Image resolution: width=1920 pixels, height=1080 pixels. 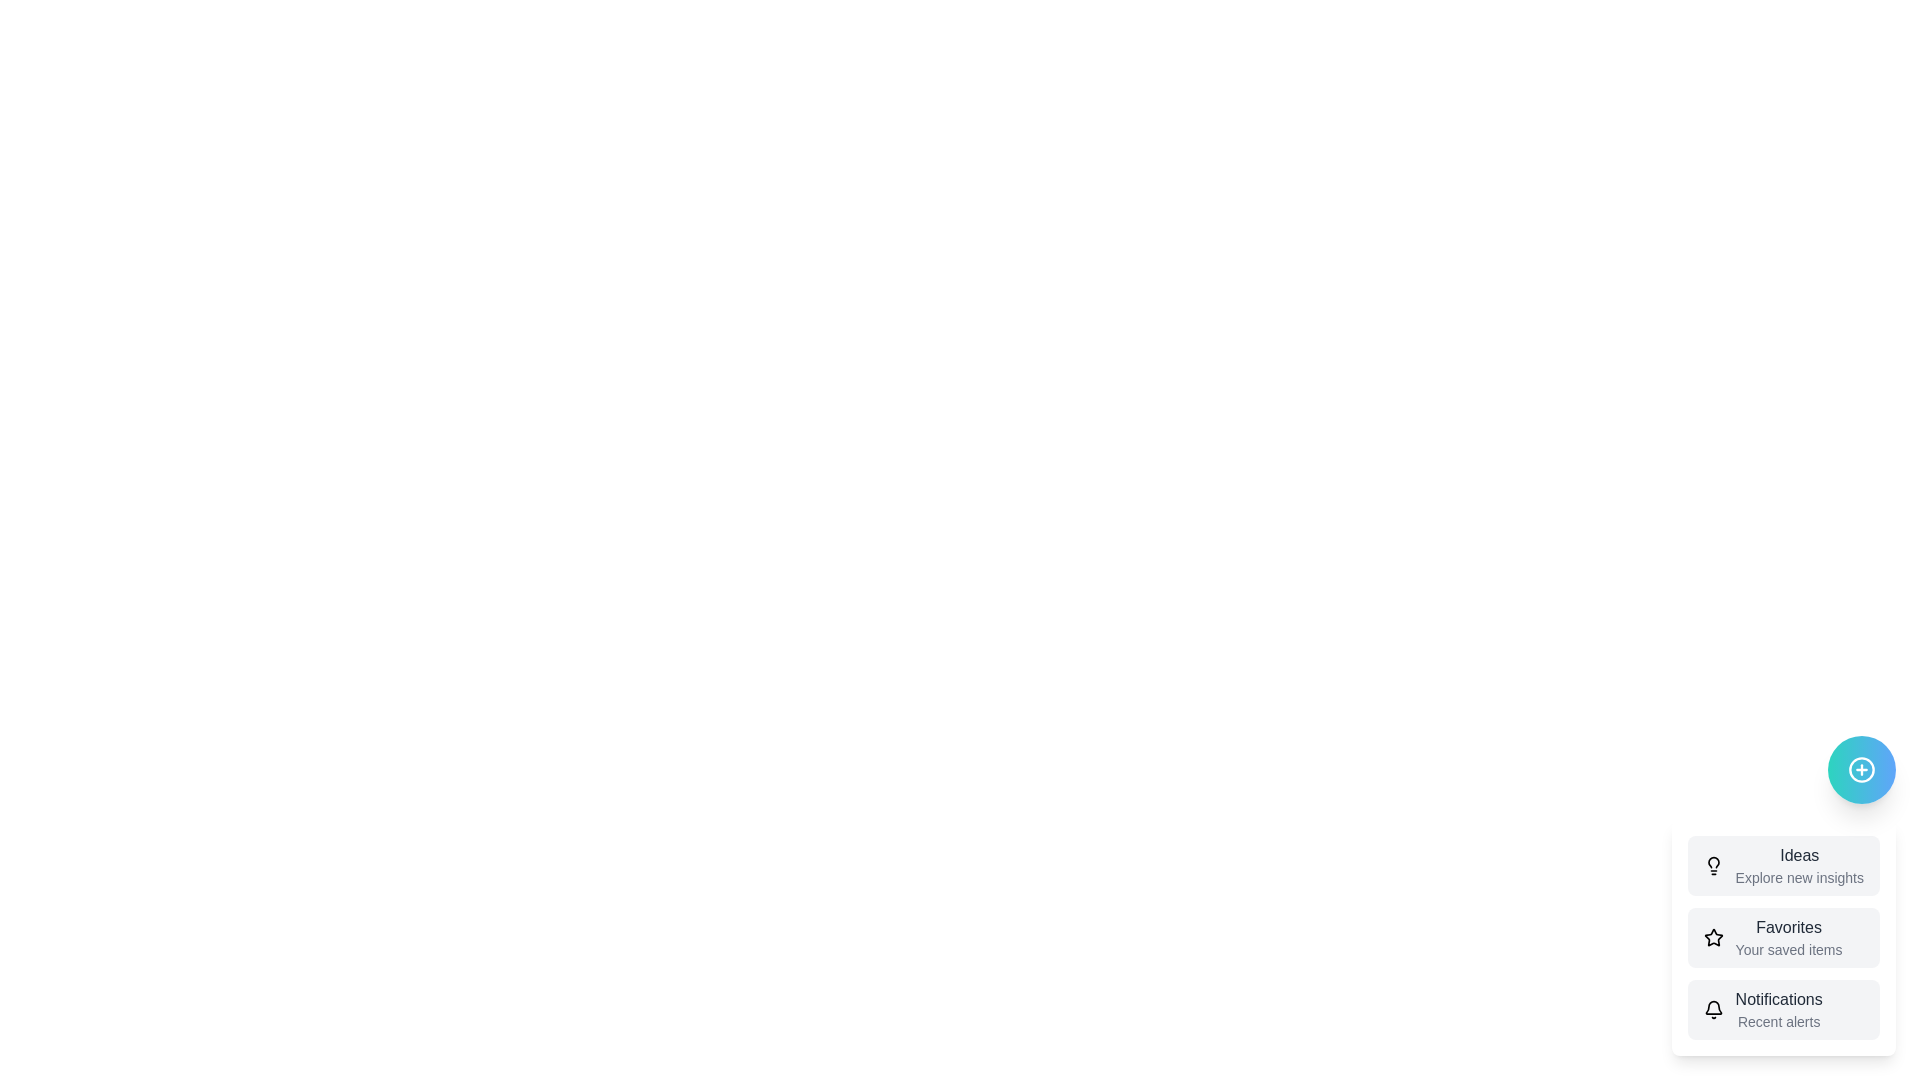 What do you see at coordinates (1712, 937) in the screenshot?
I see `the star-shaped icon with a hollow center and bold outline, located next to the text 'Favorites.'` at bounding box center [1712, 937].